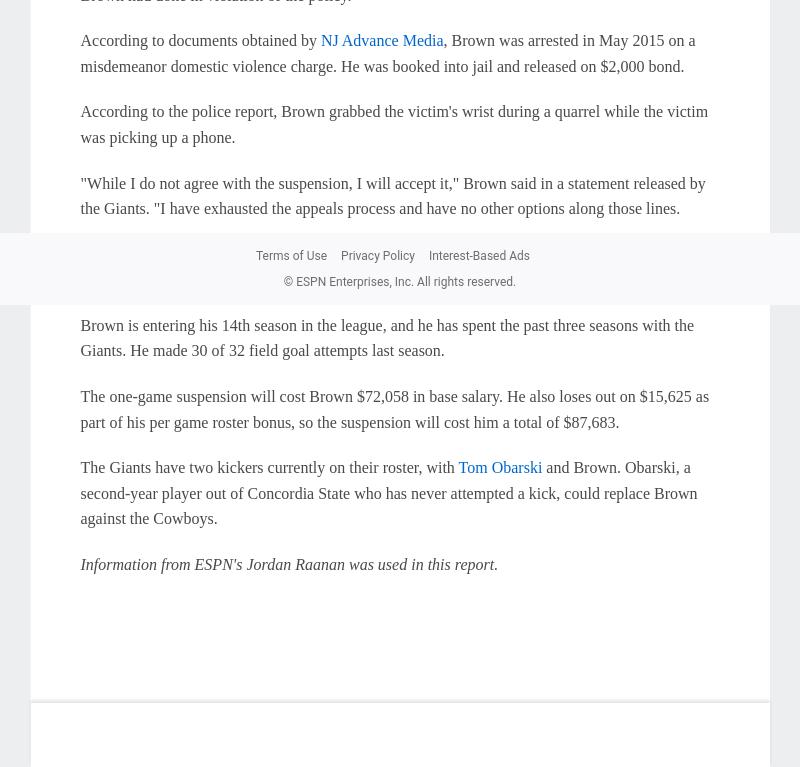  What do you see at coordinates (398, 281) in the screenshot?
I see `'© ESPN Enterprises, Inc. All rights reserved.'` at bounding box center [398, 281].